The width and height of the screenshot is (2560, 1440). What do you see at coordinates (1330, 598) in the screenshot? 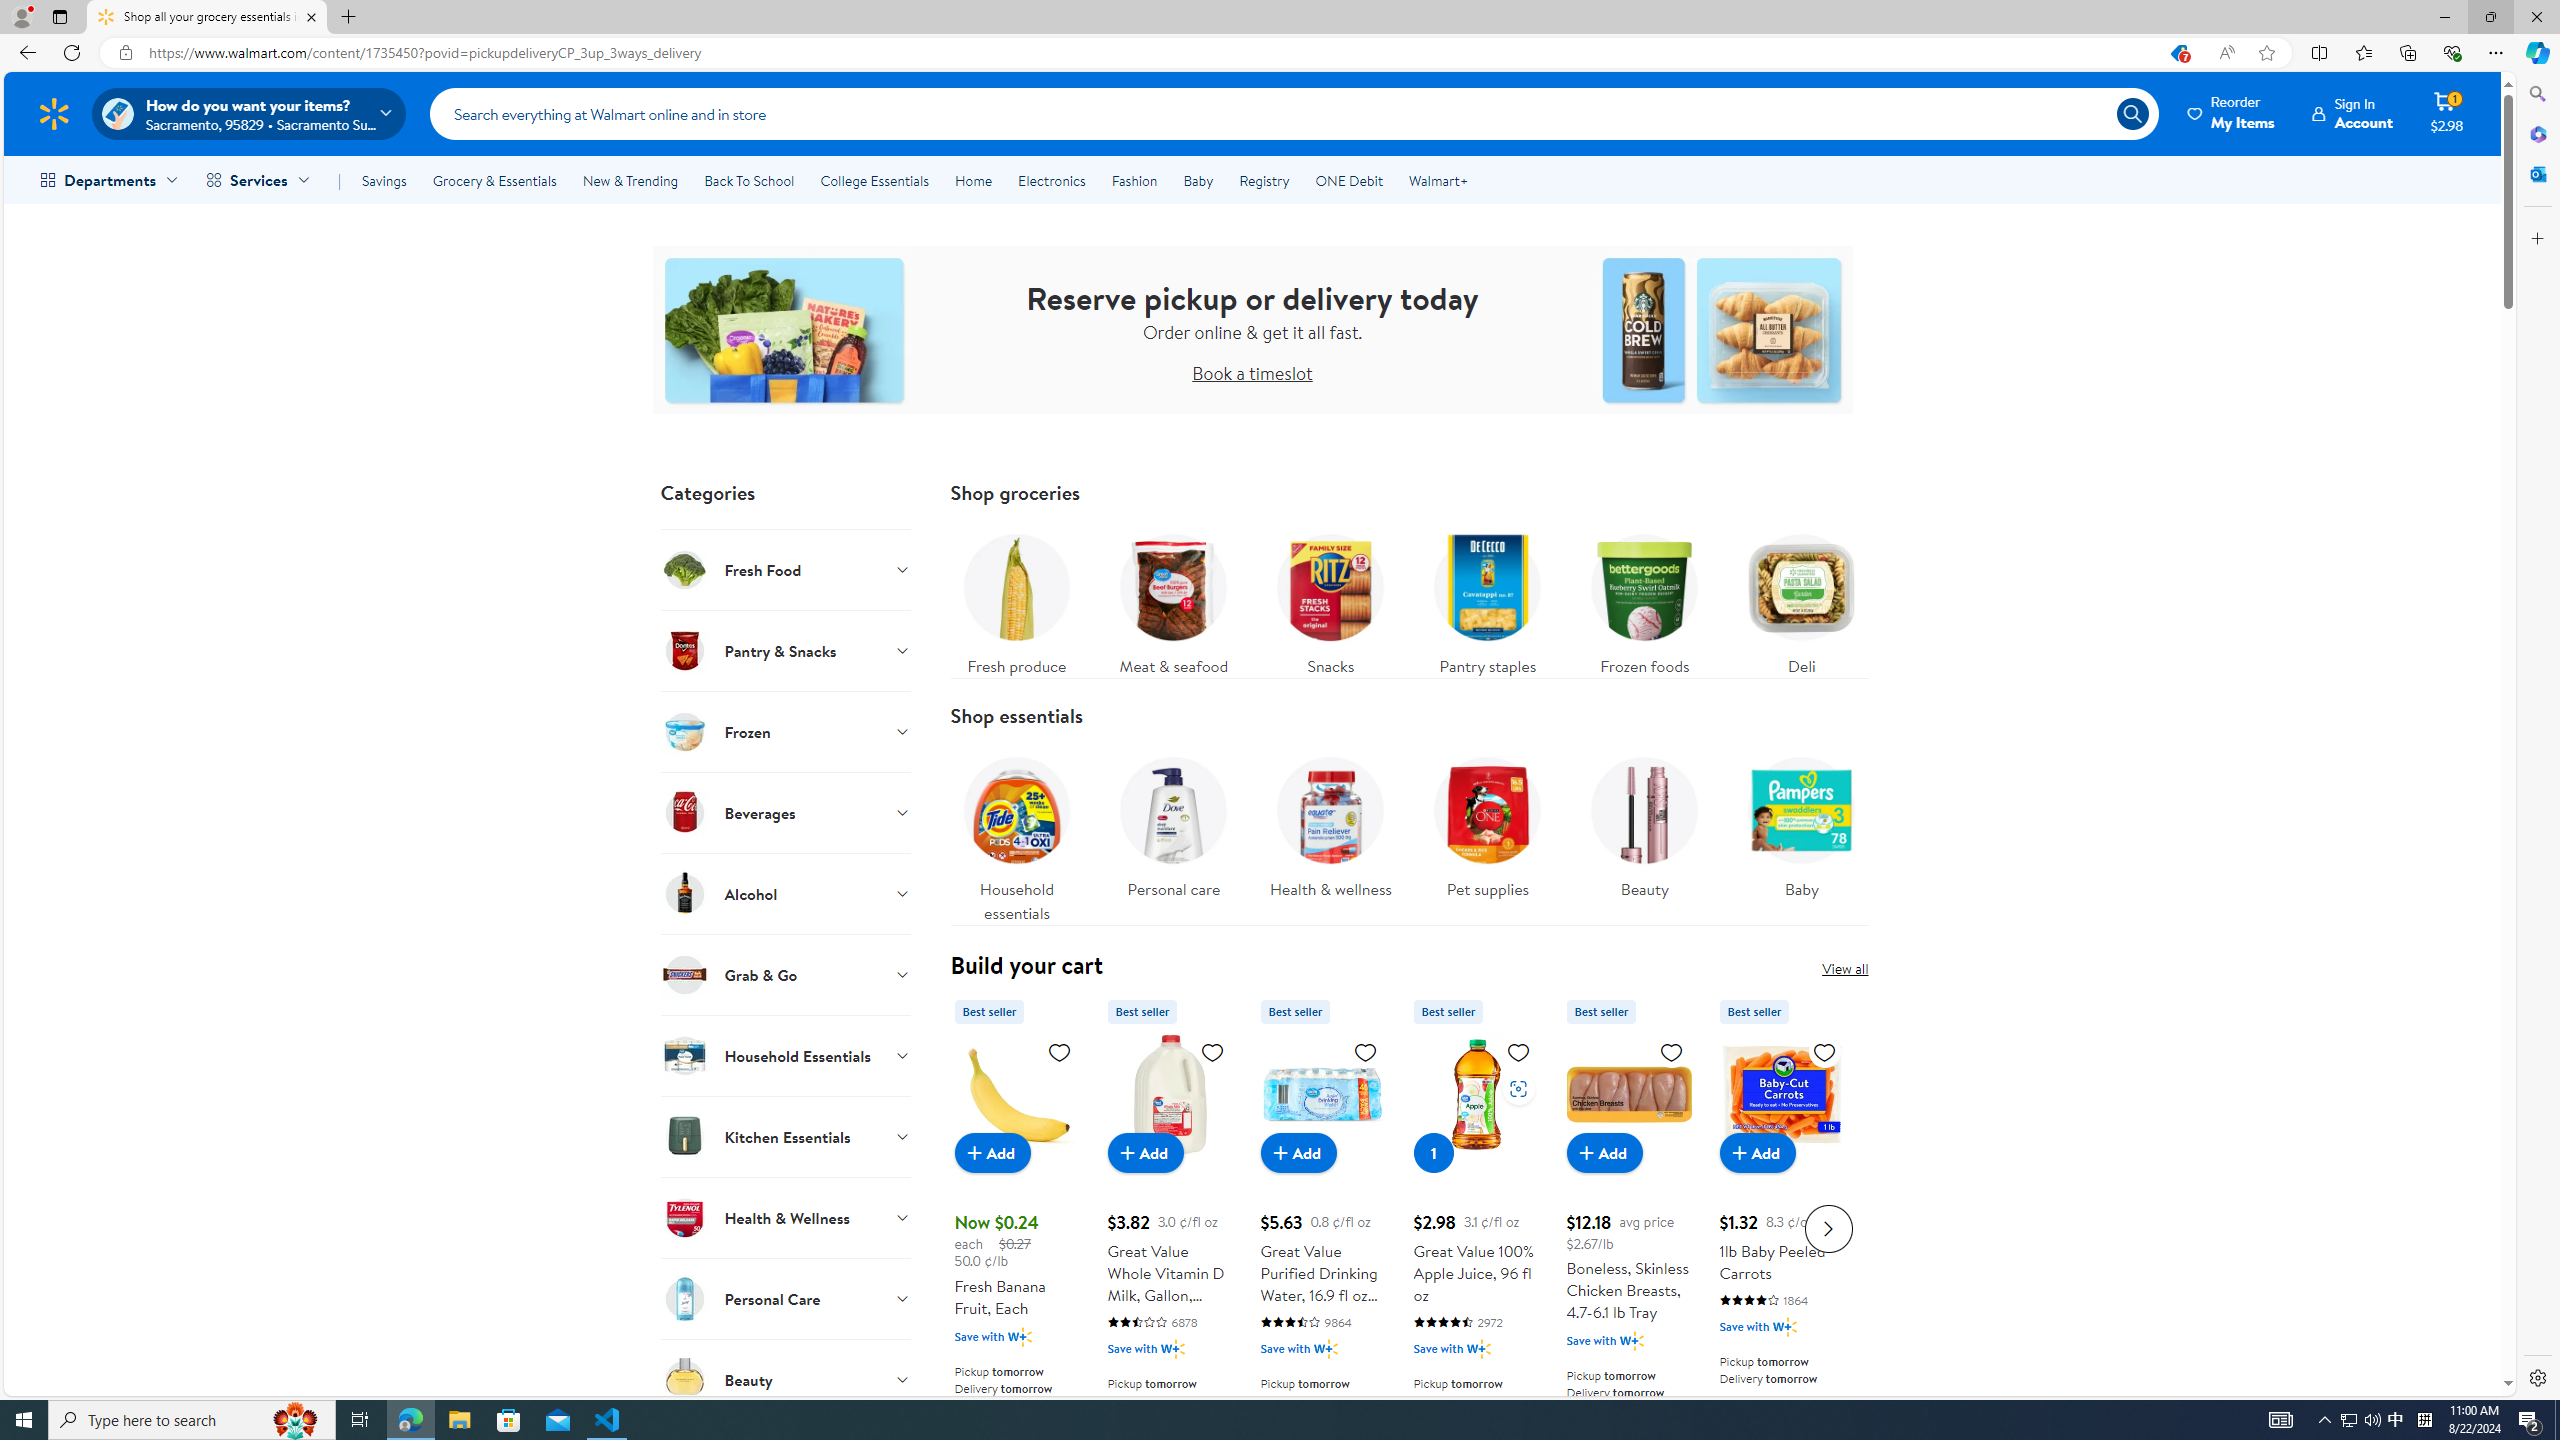
I see `'Snacks'` at bounding box center [1330, 598].